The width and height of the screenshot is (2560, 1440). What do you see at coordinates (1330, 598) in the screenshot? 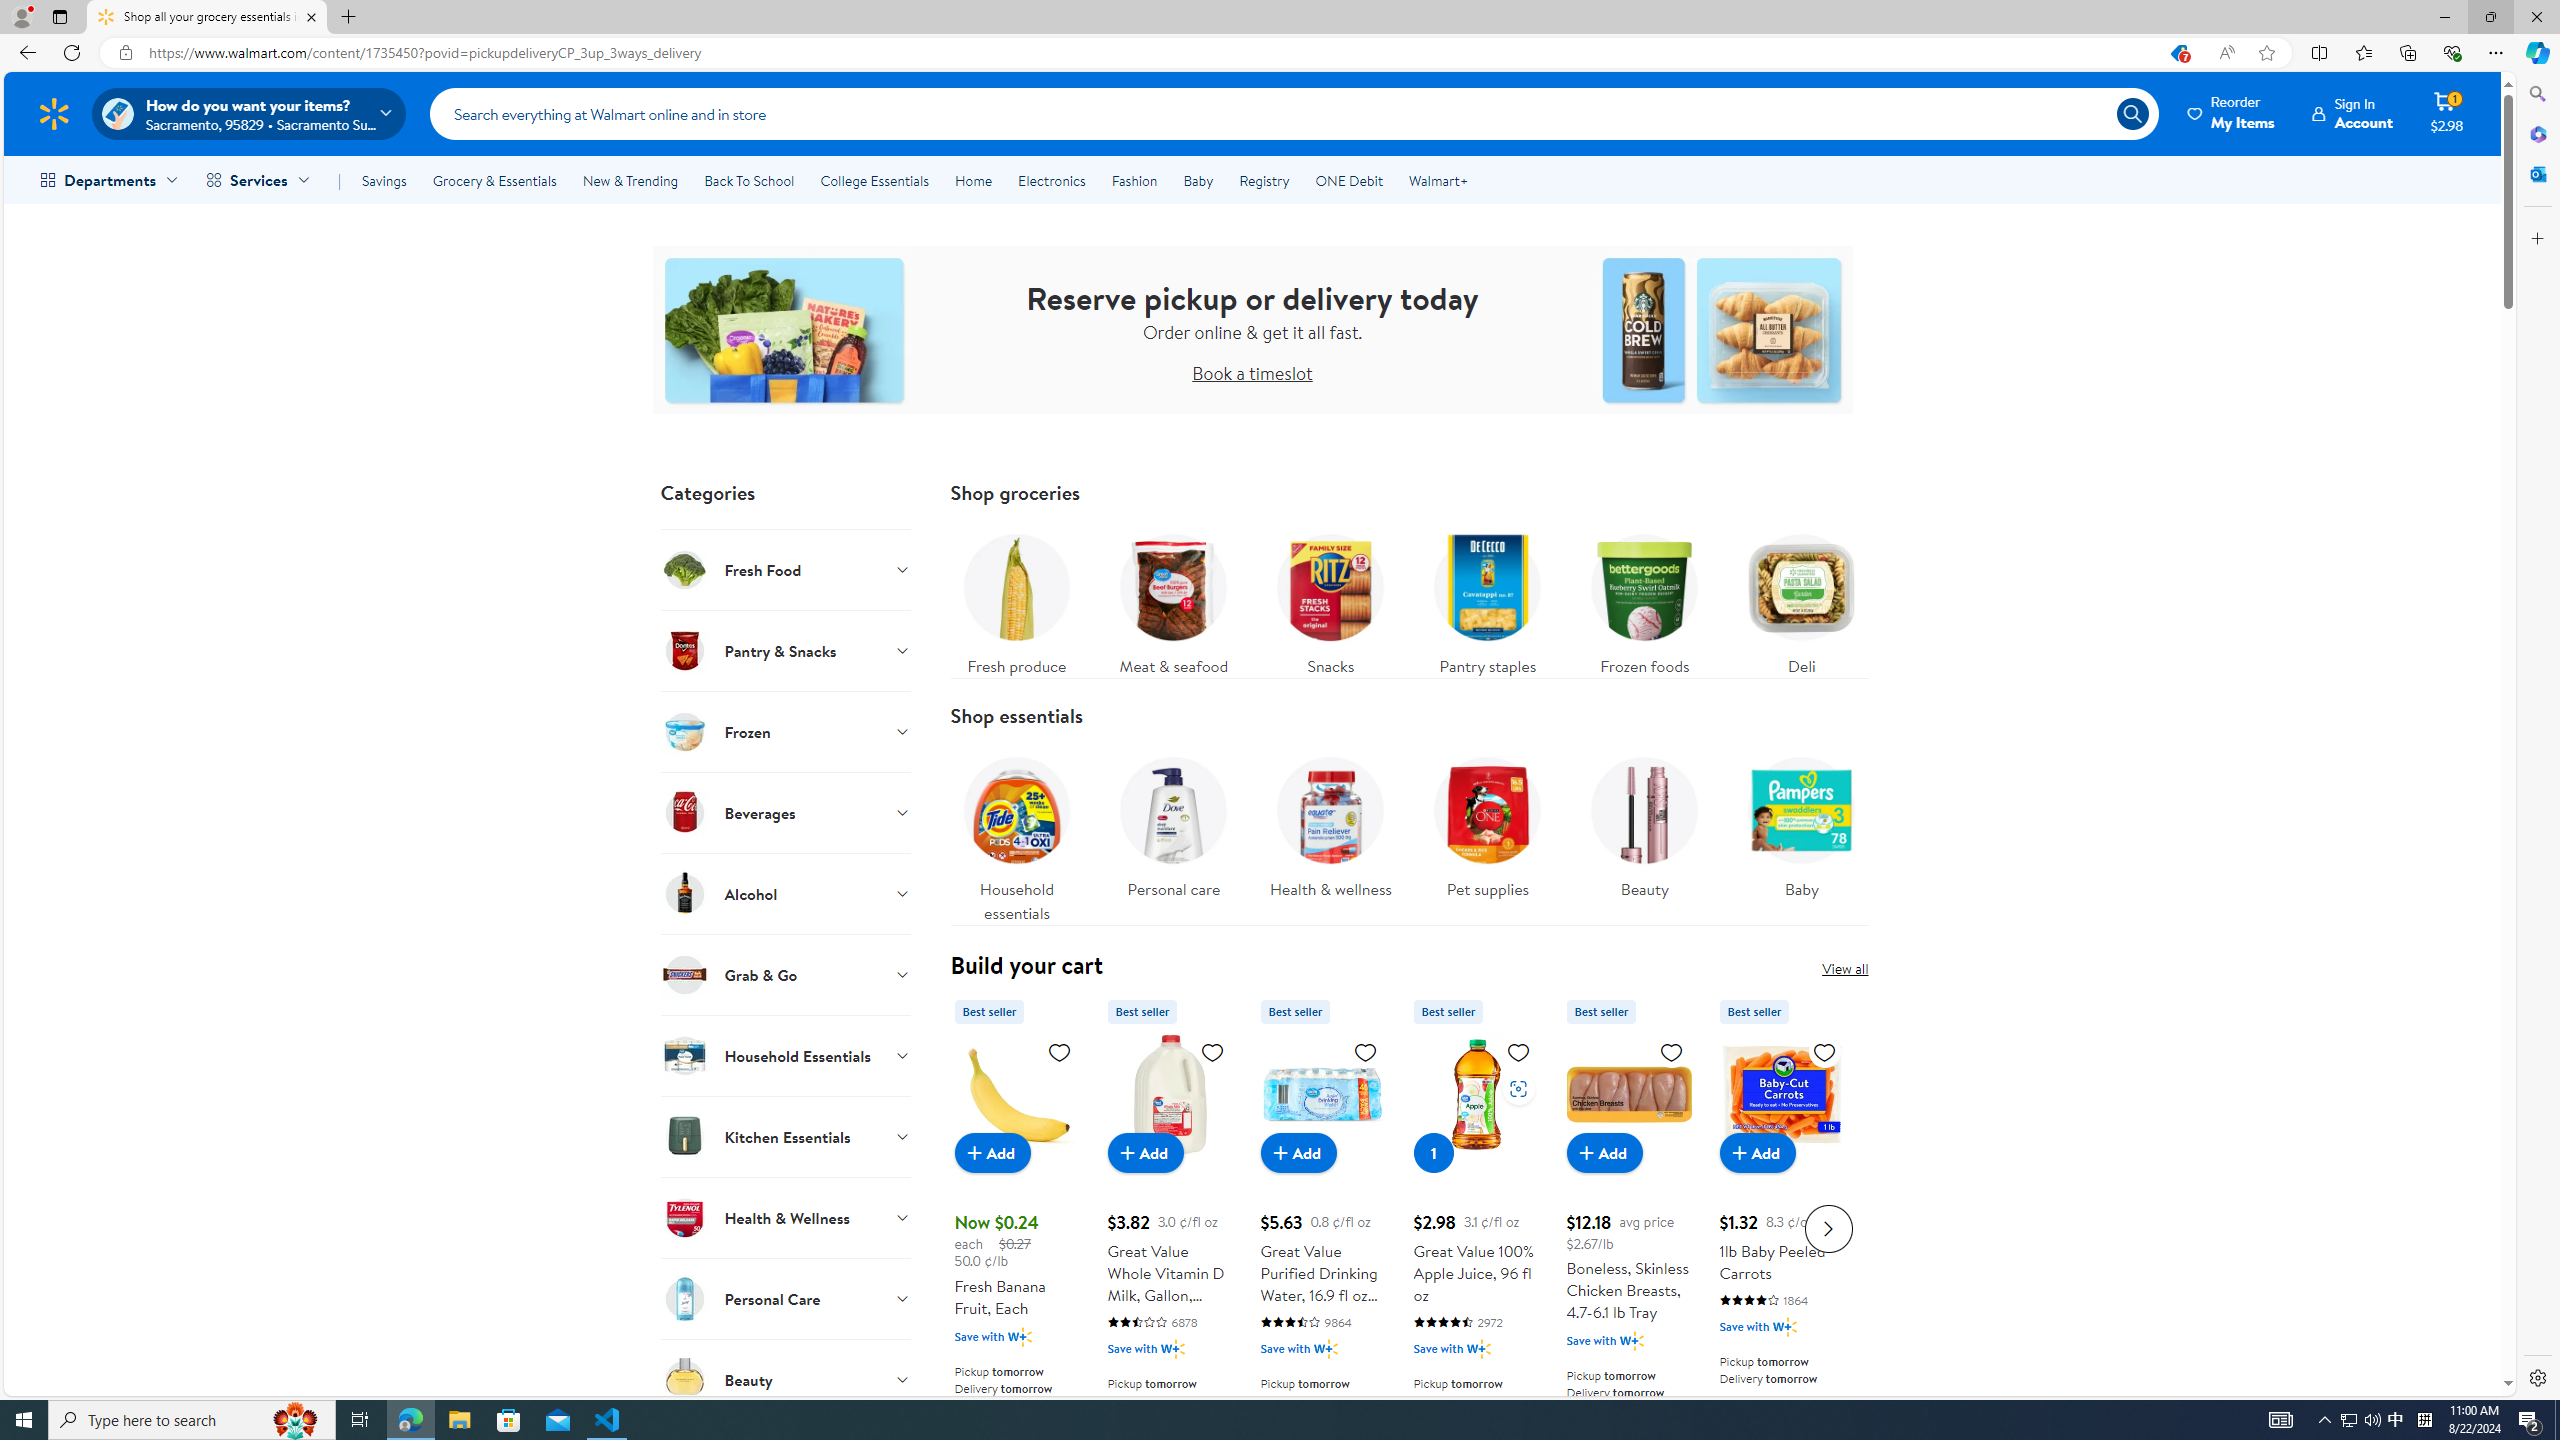
I see `'Snacks'` at bounding box center [1330, 598].